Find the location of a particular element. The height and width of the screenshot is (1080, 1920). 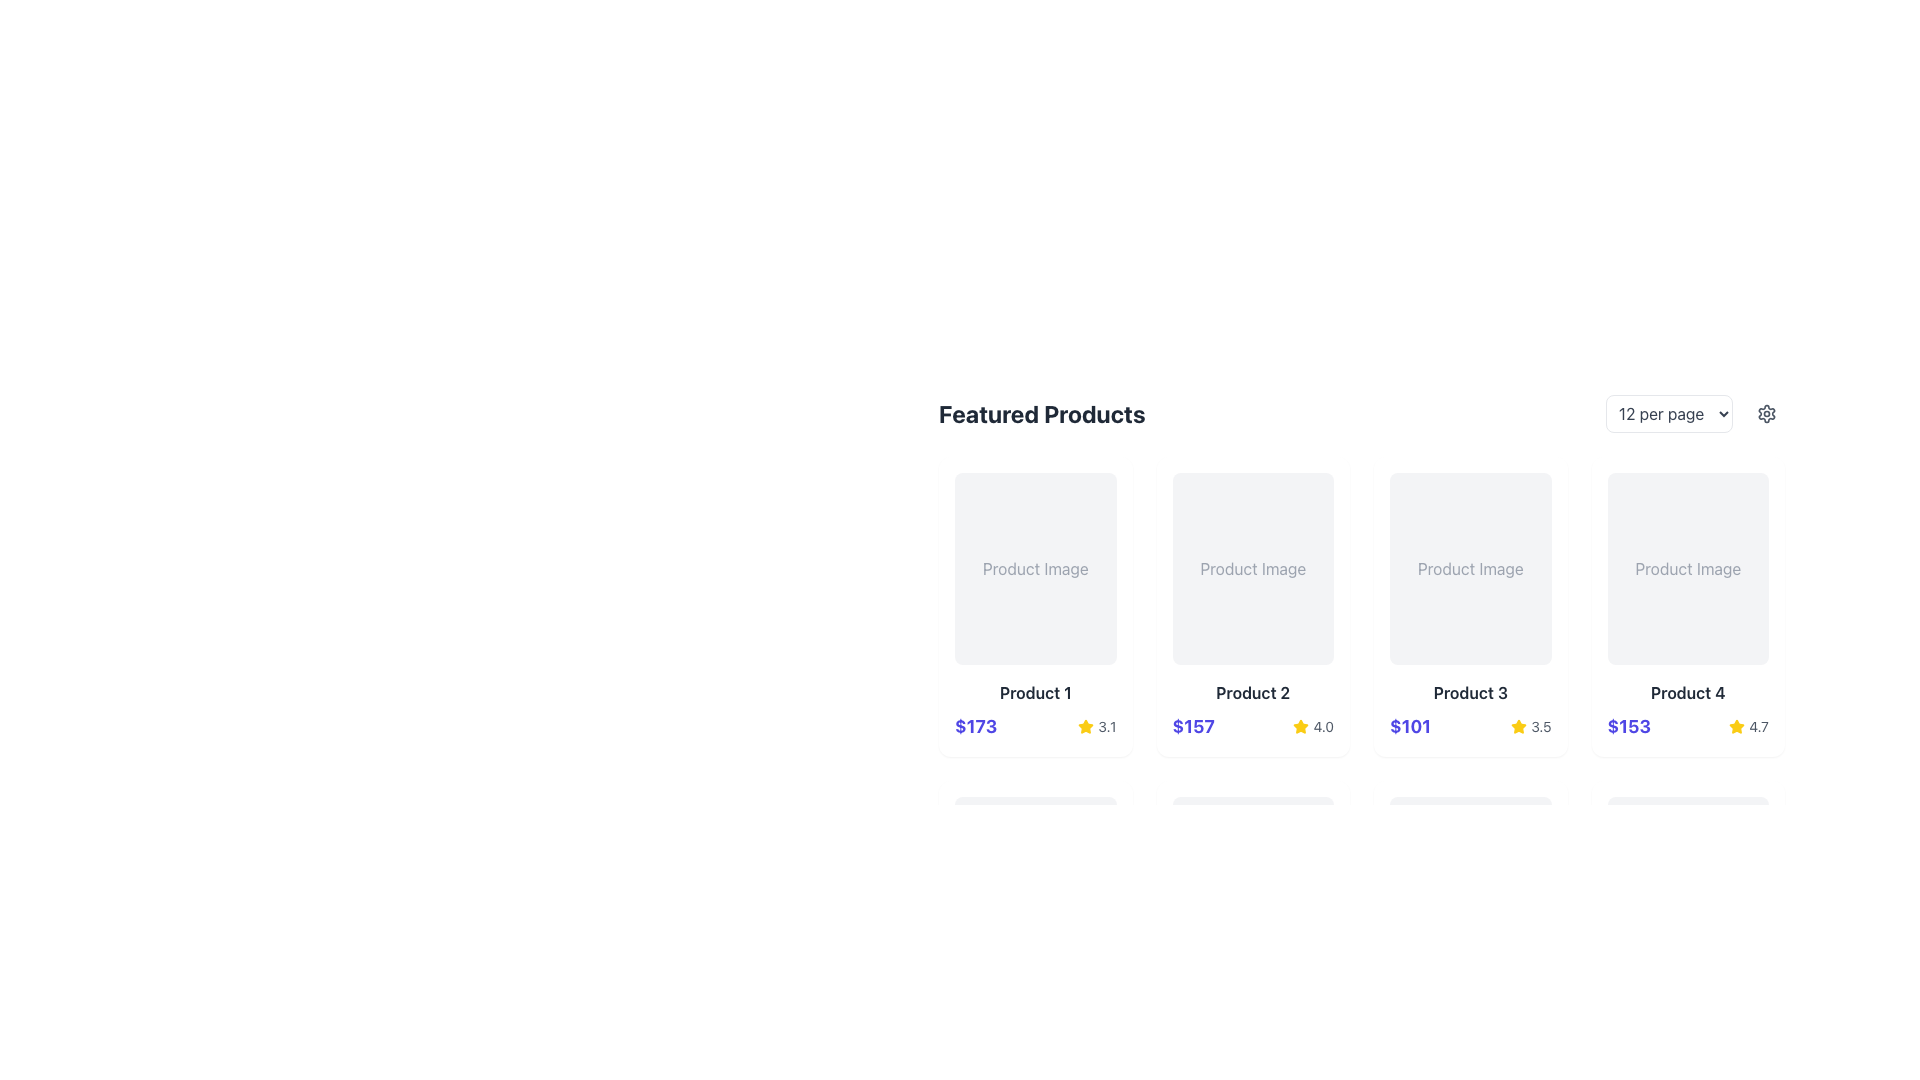

the star icon representing the rating of the product, located to the left of the text '3.5' in the third card of the product list is located at coordinates (1519, 726).